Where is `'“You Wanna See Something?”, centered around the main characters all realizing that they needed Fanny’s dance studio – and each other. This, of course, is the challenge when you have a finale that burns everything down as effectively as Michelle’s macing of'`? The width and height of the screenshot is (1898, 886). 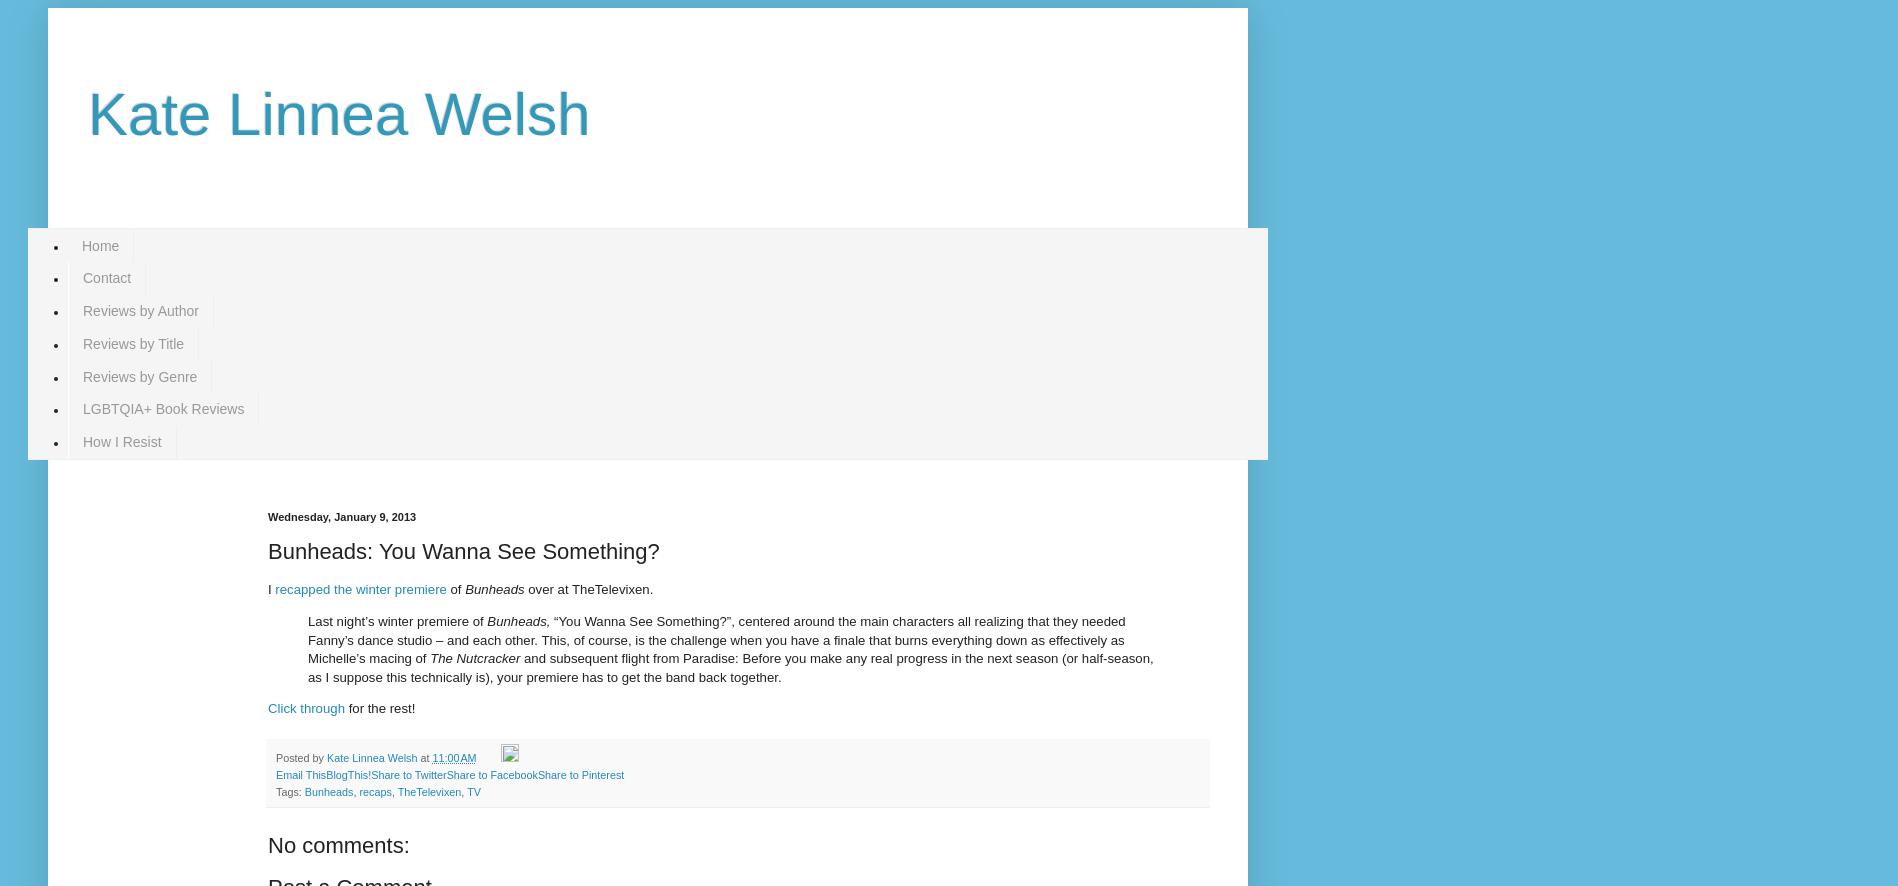 '“You Wanna See Something?”, centered around the main characters all realizing that they needed Fanny’s dance studio – and each other. This, of course, is the challenge when you have a finale that burns everything down as effectively as Michelle’s macing of' is located at coordinates (716, 639).